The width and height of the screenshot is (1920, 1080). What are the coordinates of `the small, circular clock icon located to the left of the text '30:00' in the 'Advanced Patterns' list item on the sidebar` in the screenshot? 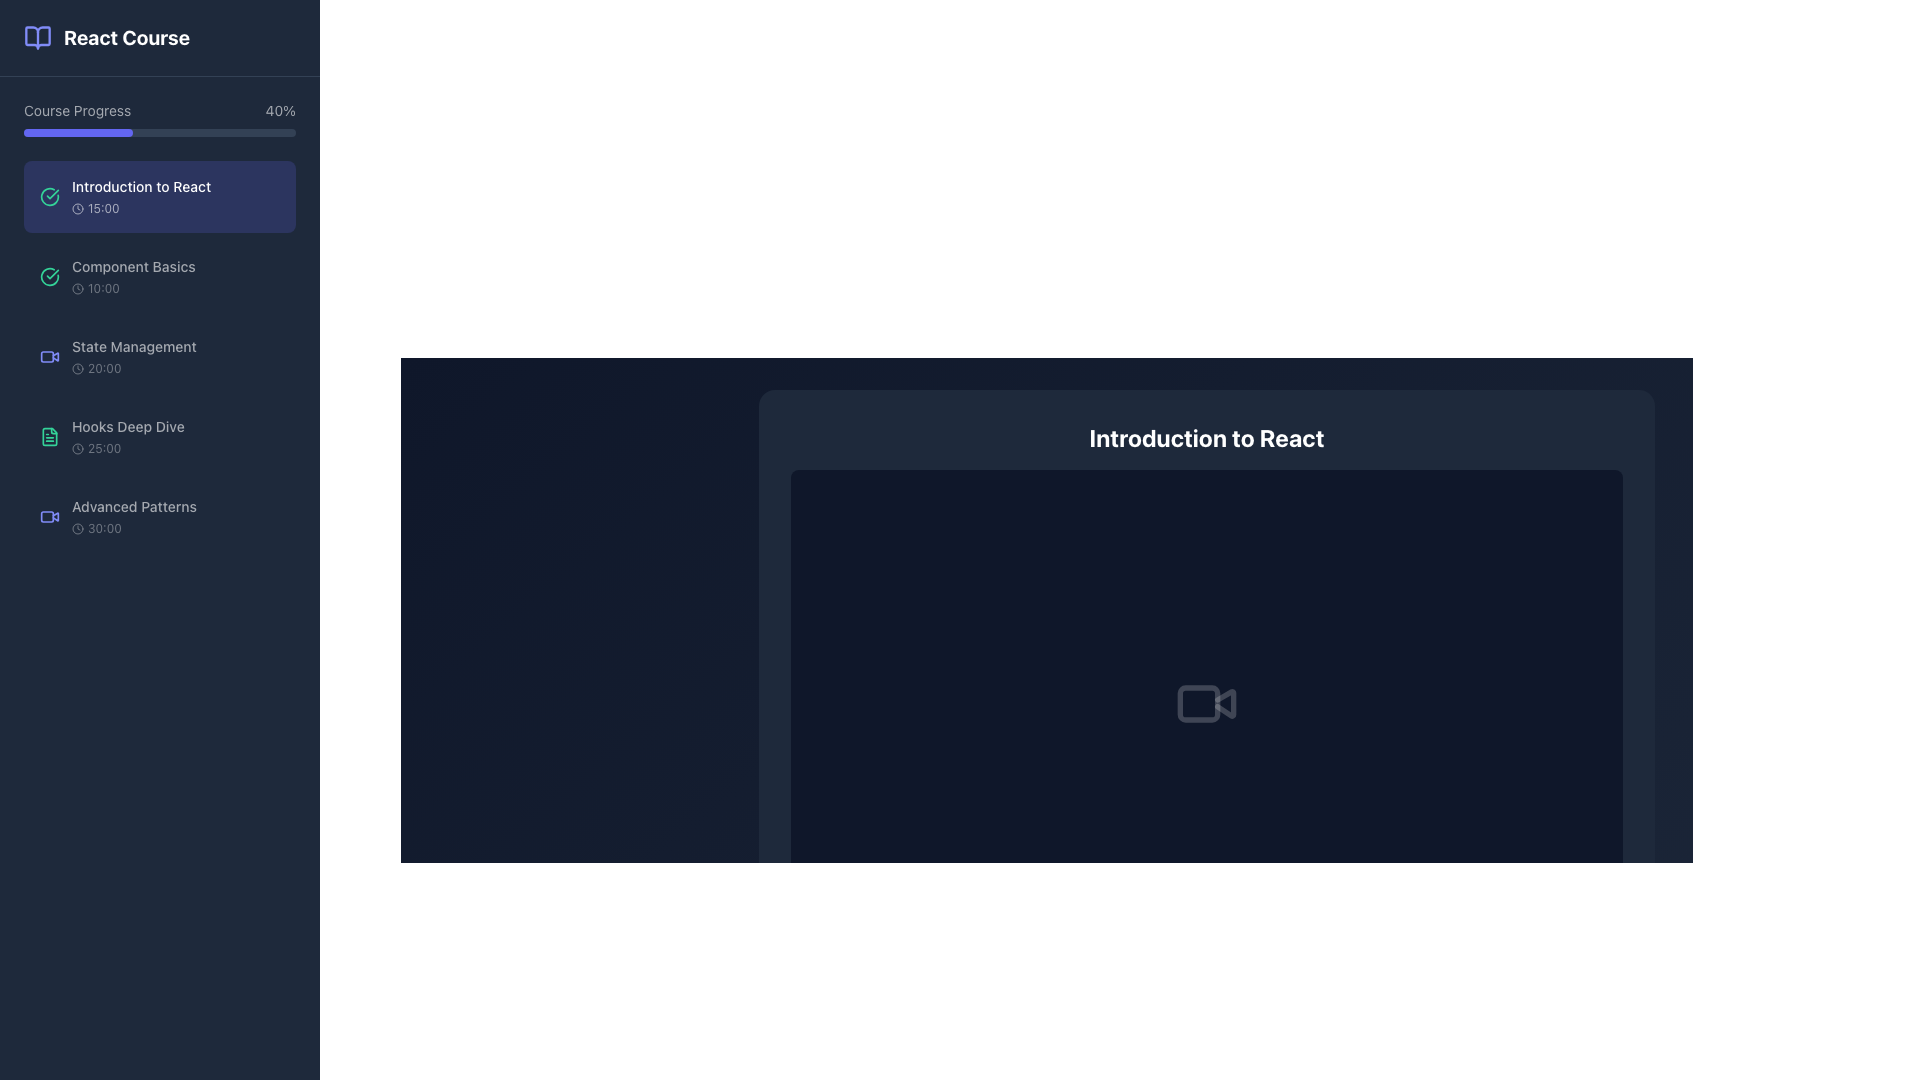 It's located at (77, 527).